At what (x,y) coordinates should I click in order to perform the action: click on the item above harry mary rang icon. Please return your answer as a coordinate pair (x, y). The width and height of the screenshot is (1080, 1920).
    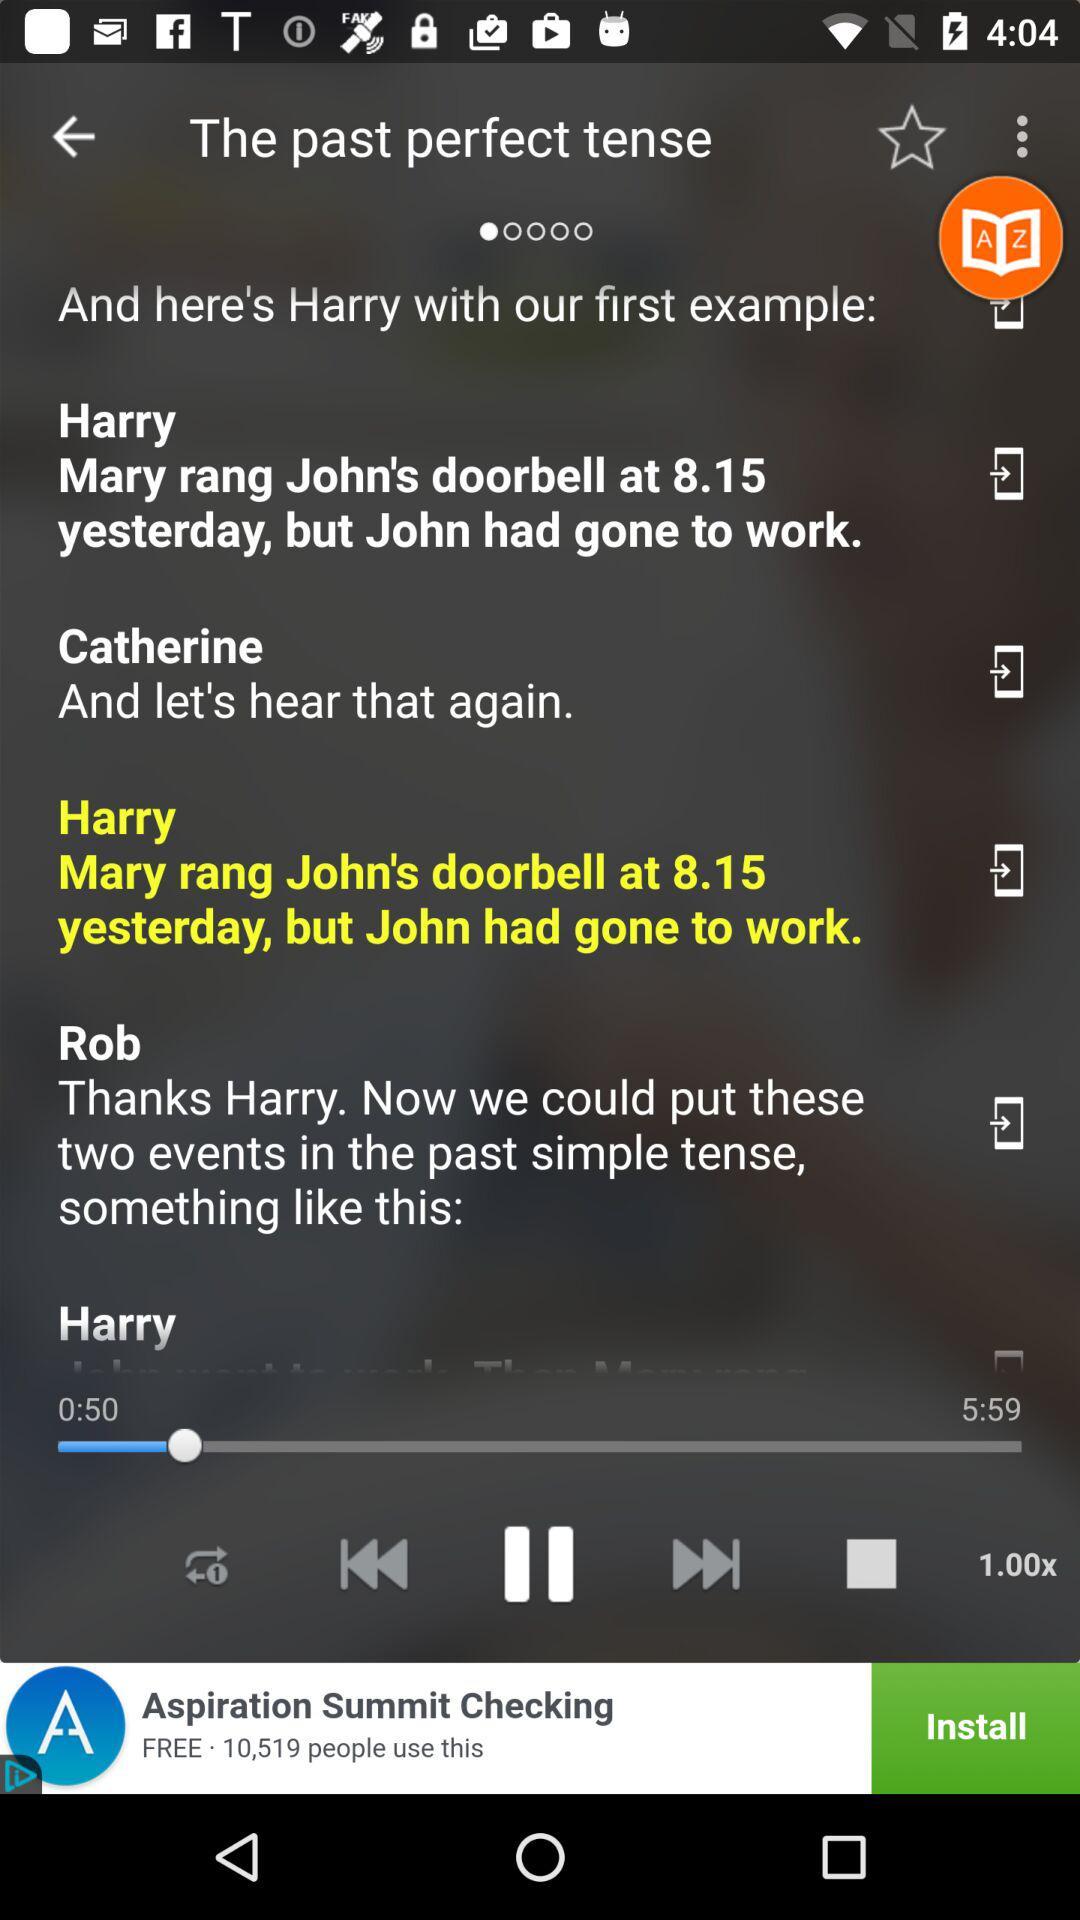
    Looking at the image, I should click on (499, 672).